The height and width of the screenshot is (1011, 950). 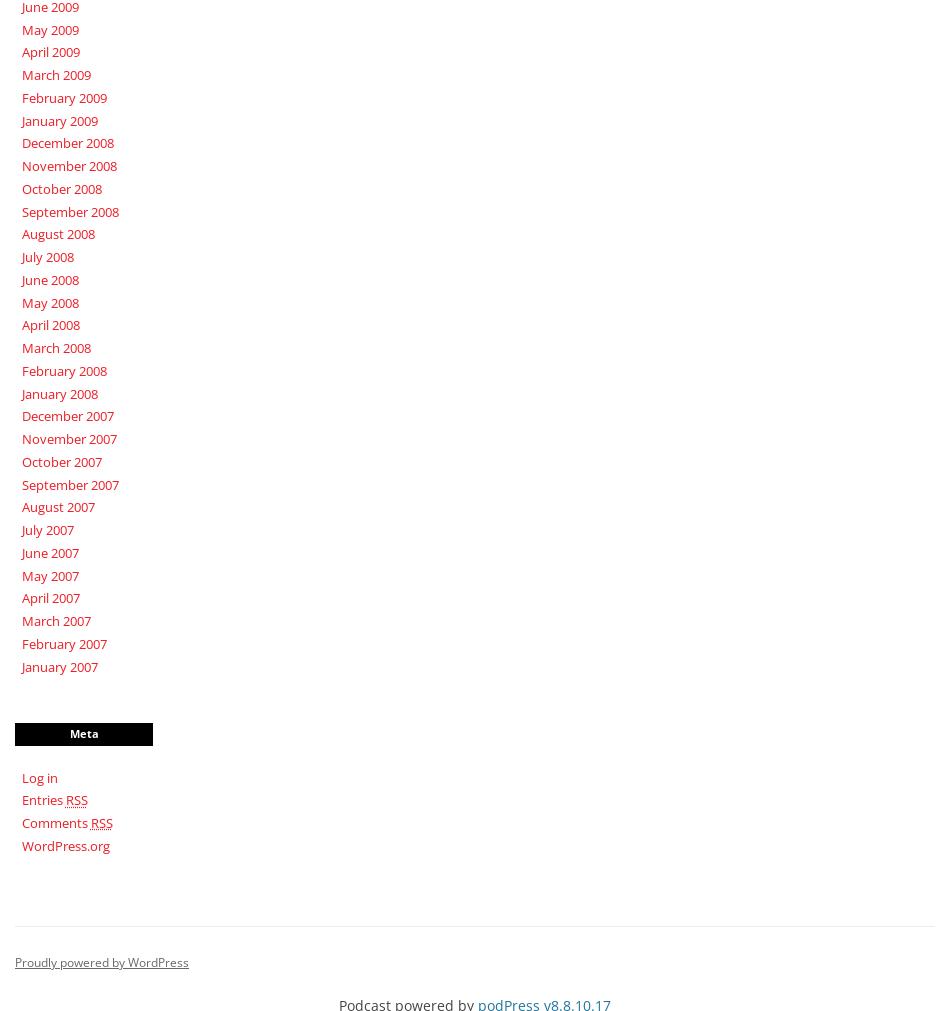 I want to click on 'February 2009', so click(x=63, y=95).